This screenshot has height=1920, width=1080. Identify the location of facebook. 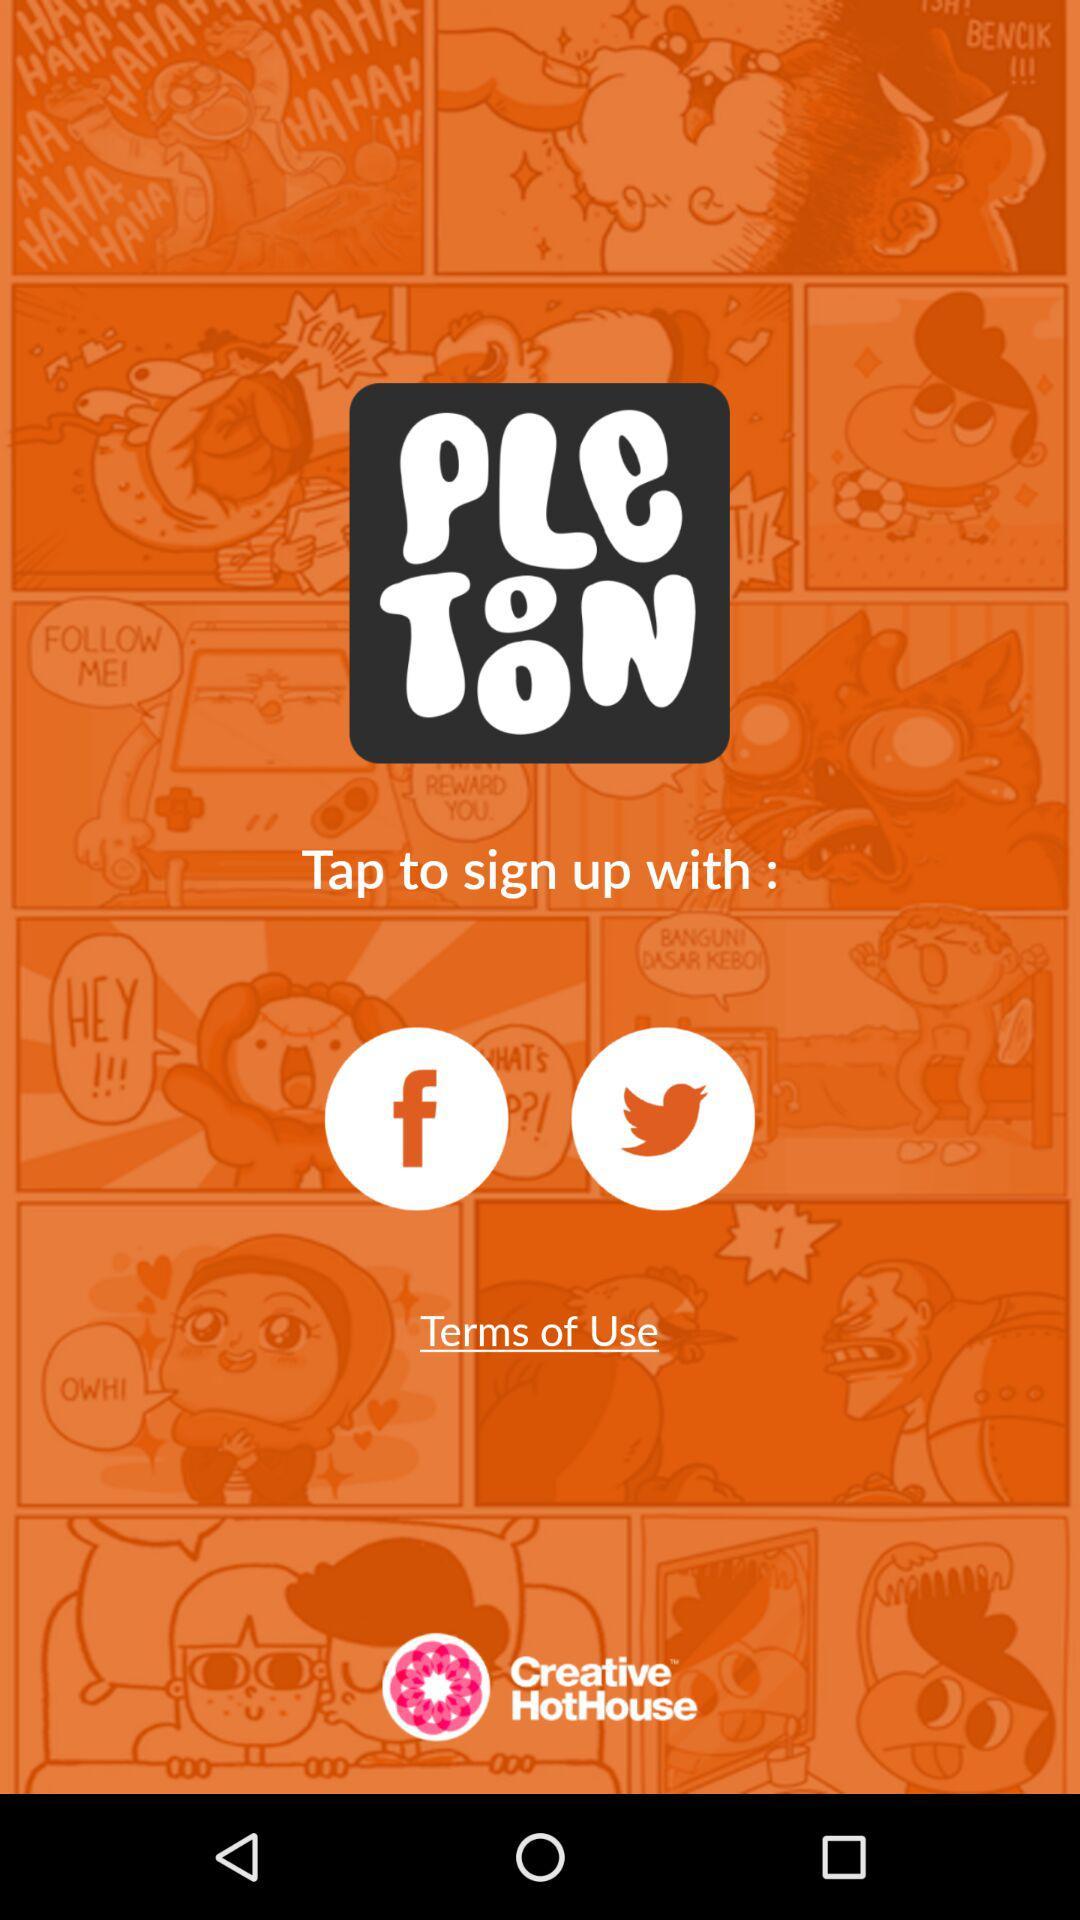
(415, 1118).